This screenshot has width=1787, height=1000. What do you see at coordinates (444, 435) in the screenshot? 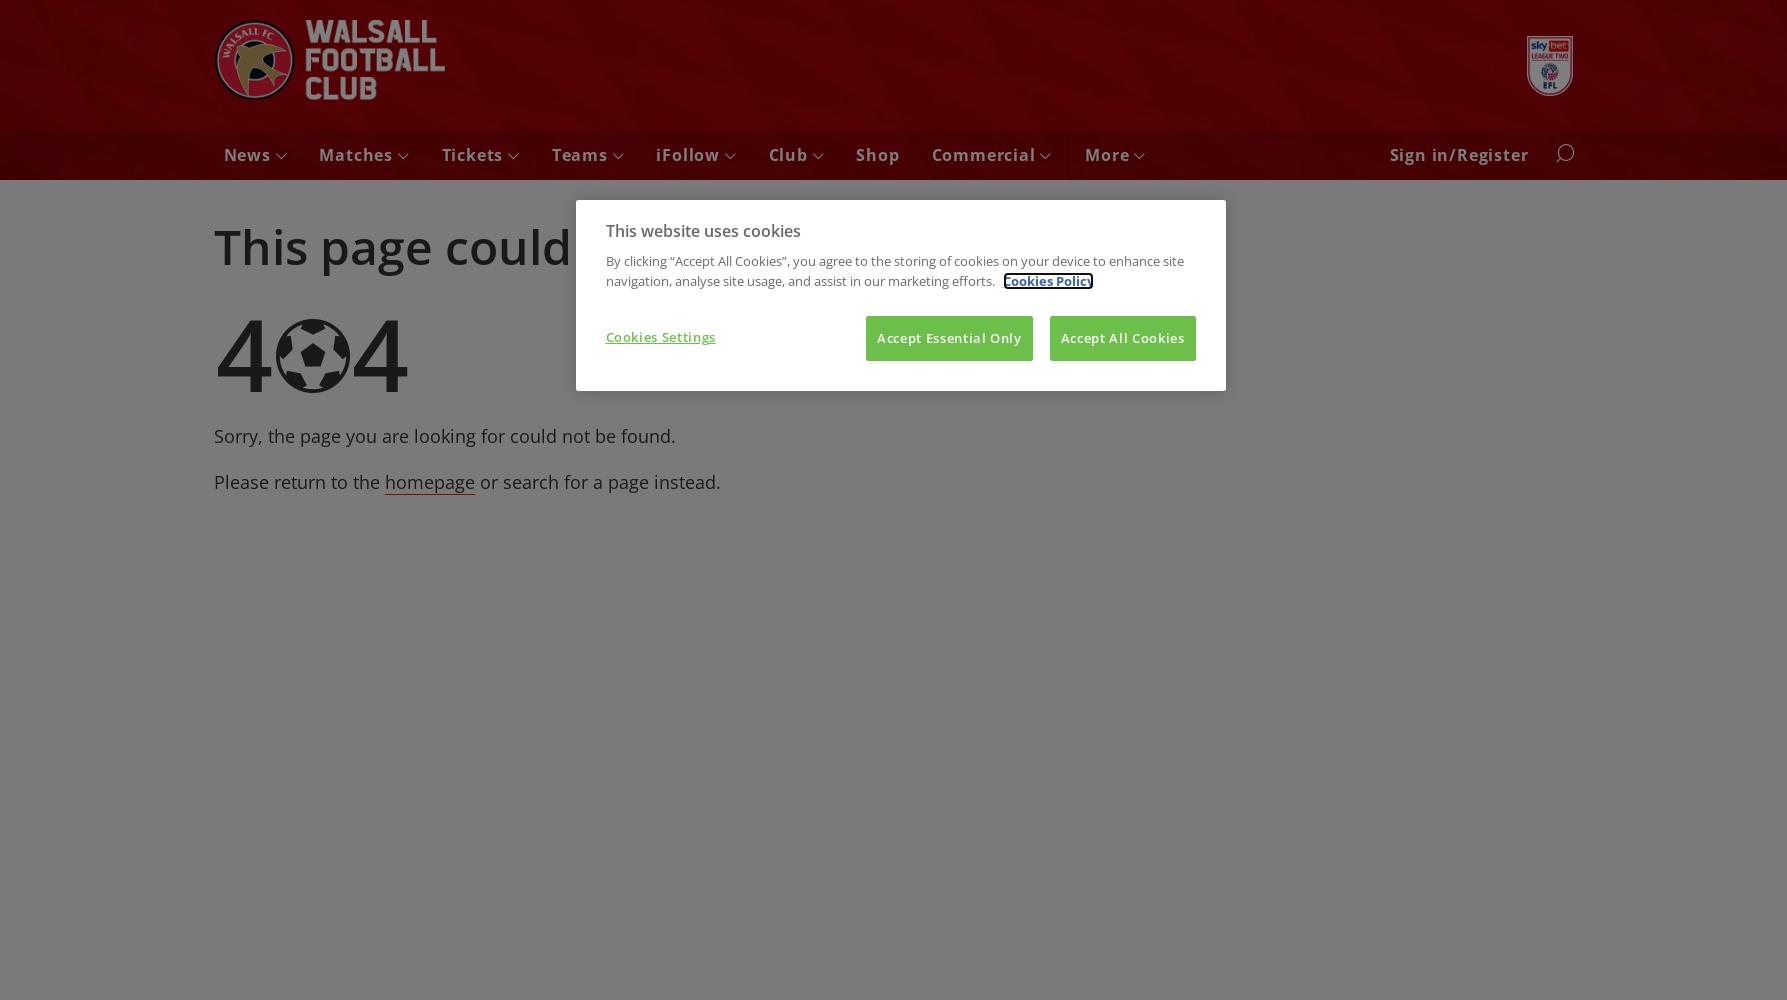
I see `'Sorry, the page you are looking for could not be found.'` at bounding box center [444, 435].